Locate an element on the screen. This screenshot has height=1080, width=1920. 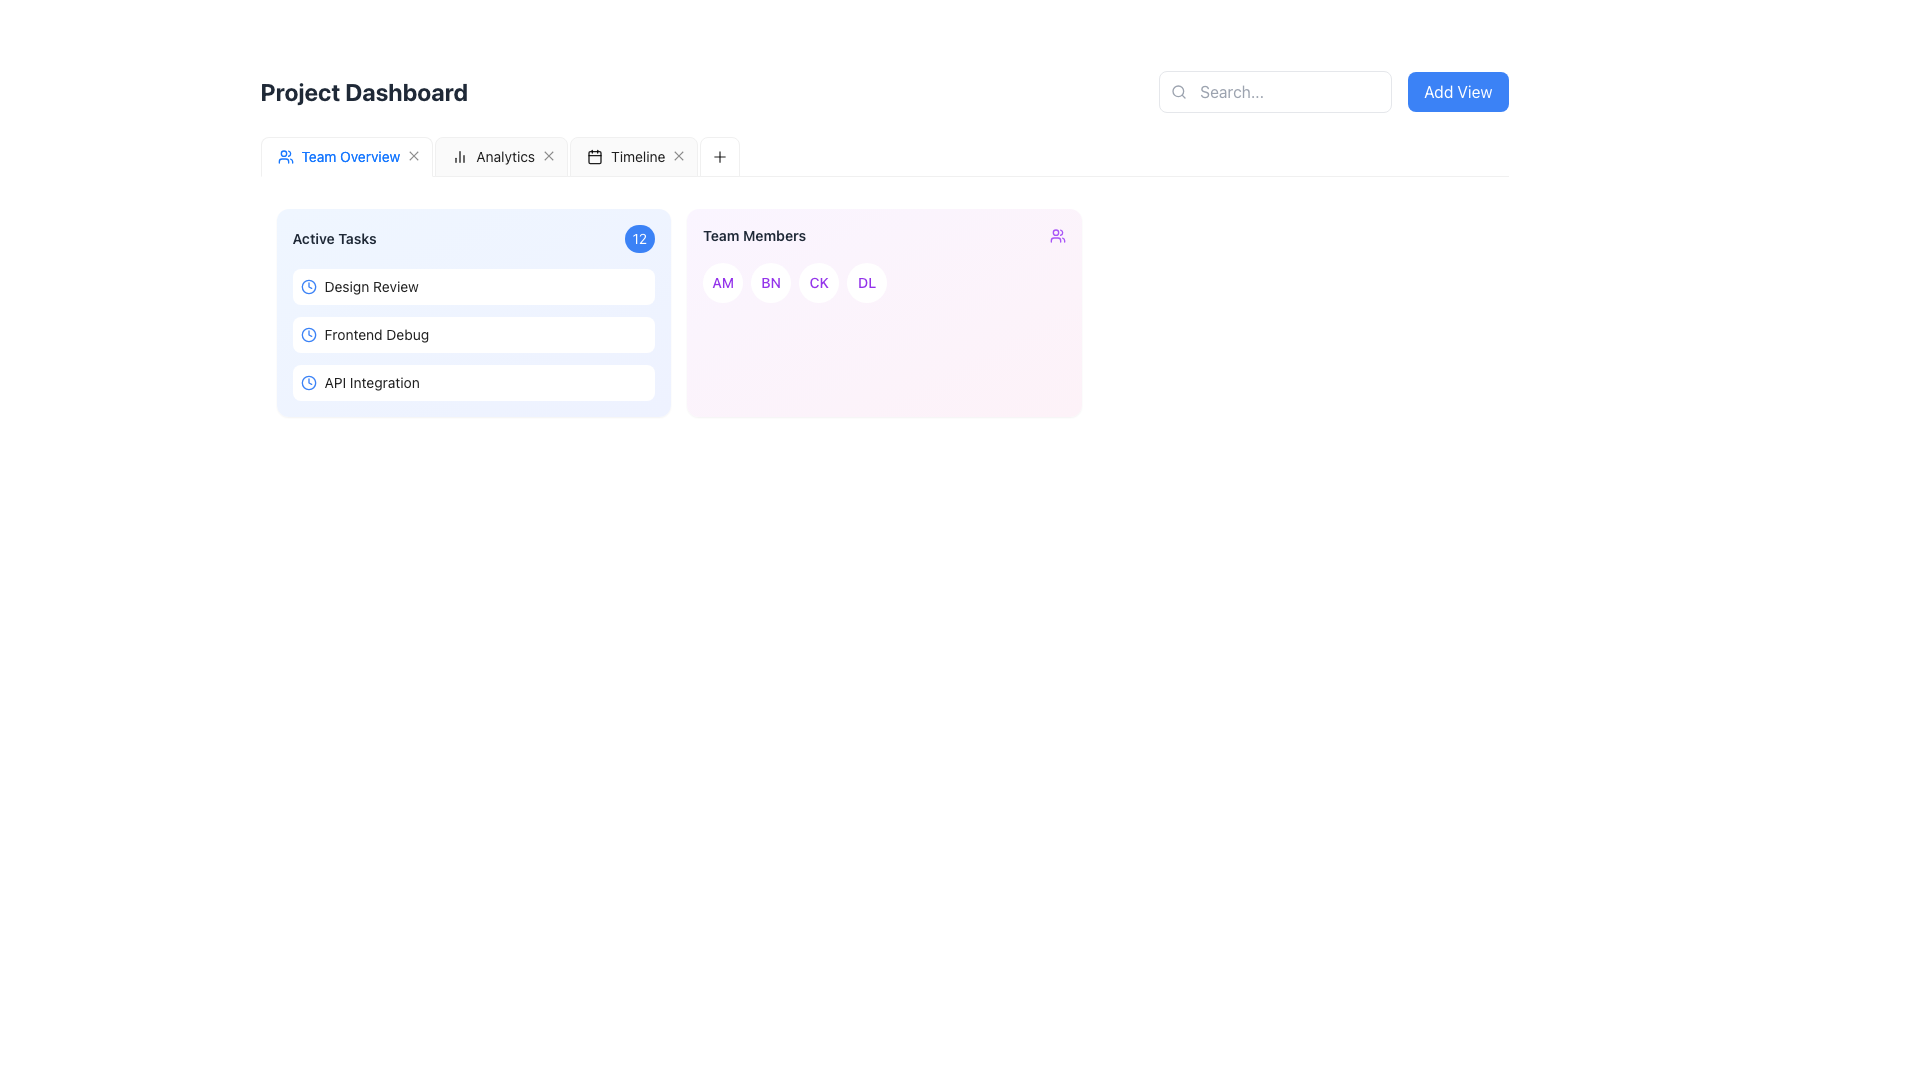
the blue clock icon located in the 'API Integration' section of the 'Active Tasks' panel, positioned to the left of the text 'API Integration' is located at coordinates (307, 382).